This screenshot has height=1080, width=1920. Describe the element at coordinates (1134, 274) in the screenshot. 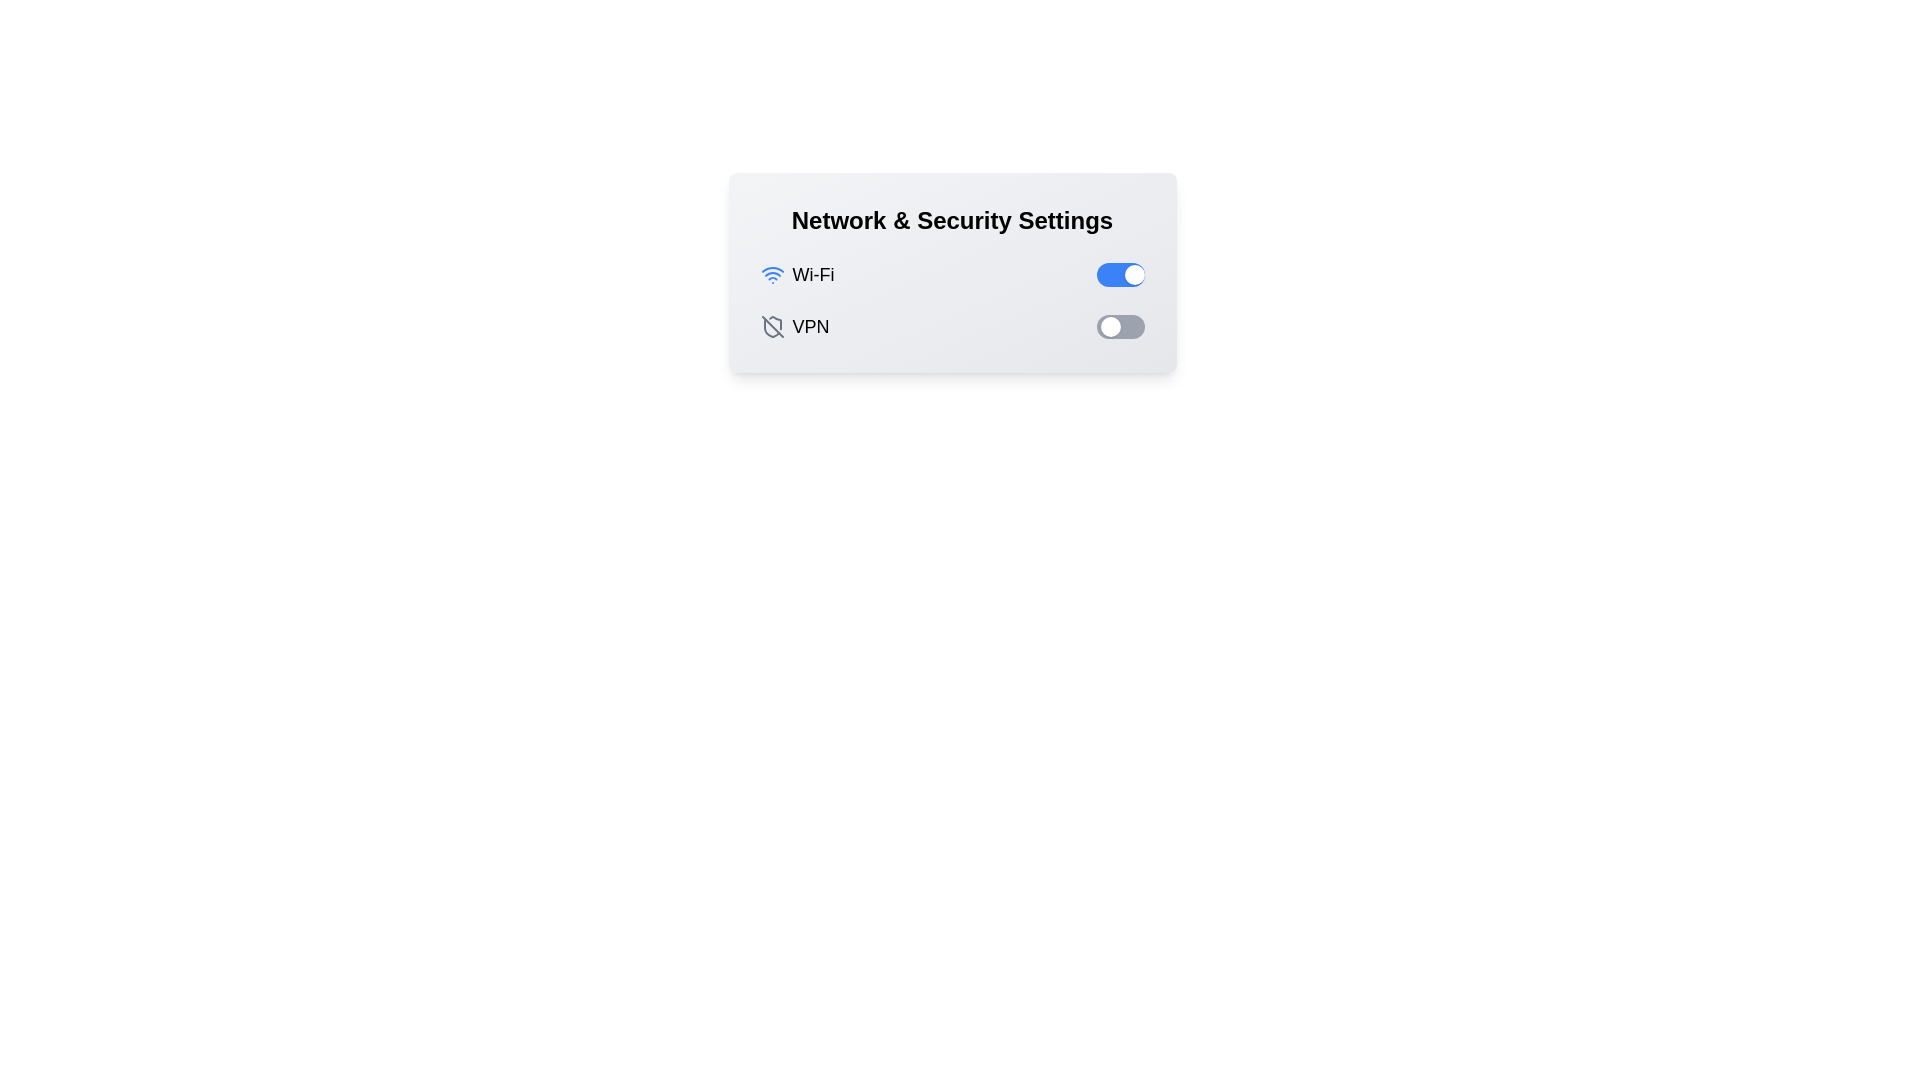

I see `the small white circular toggle switch indicator that is part of the active Wi-Fi option in the settings, embedded within a blue rounded rectangular toggle control` at that location.